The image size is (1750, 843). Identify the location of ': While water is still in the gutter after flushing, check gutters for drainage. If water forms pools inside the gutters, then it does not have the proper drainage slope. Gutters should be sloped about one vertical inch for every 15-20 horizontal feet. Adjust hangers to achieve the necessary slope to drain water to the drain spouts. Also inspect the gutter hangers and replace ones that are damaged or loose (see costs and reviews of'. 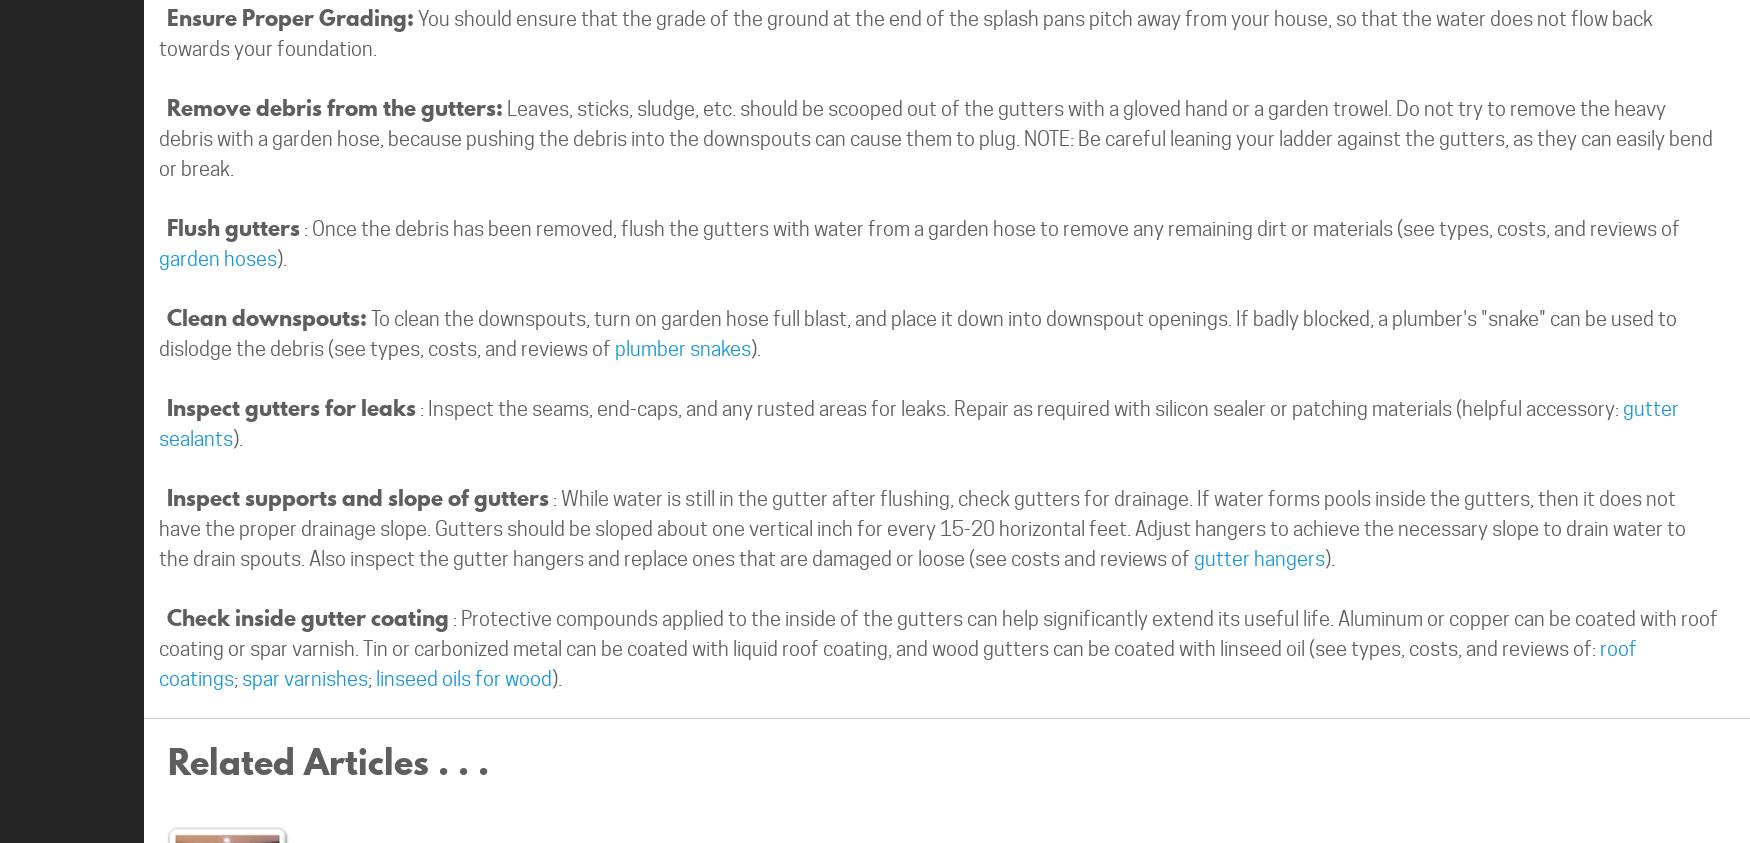
(158, 528).